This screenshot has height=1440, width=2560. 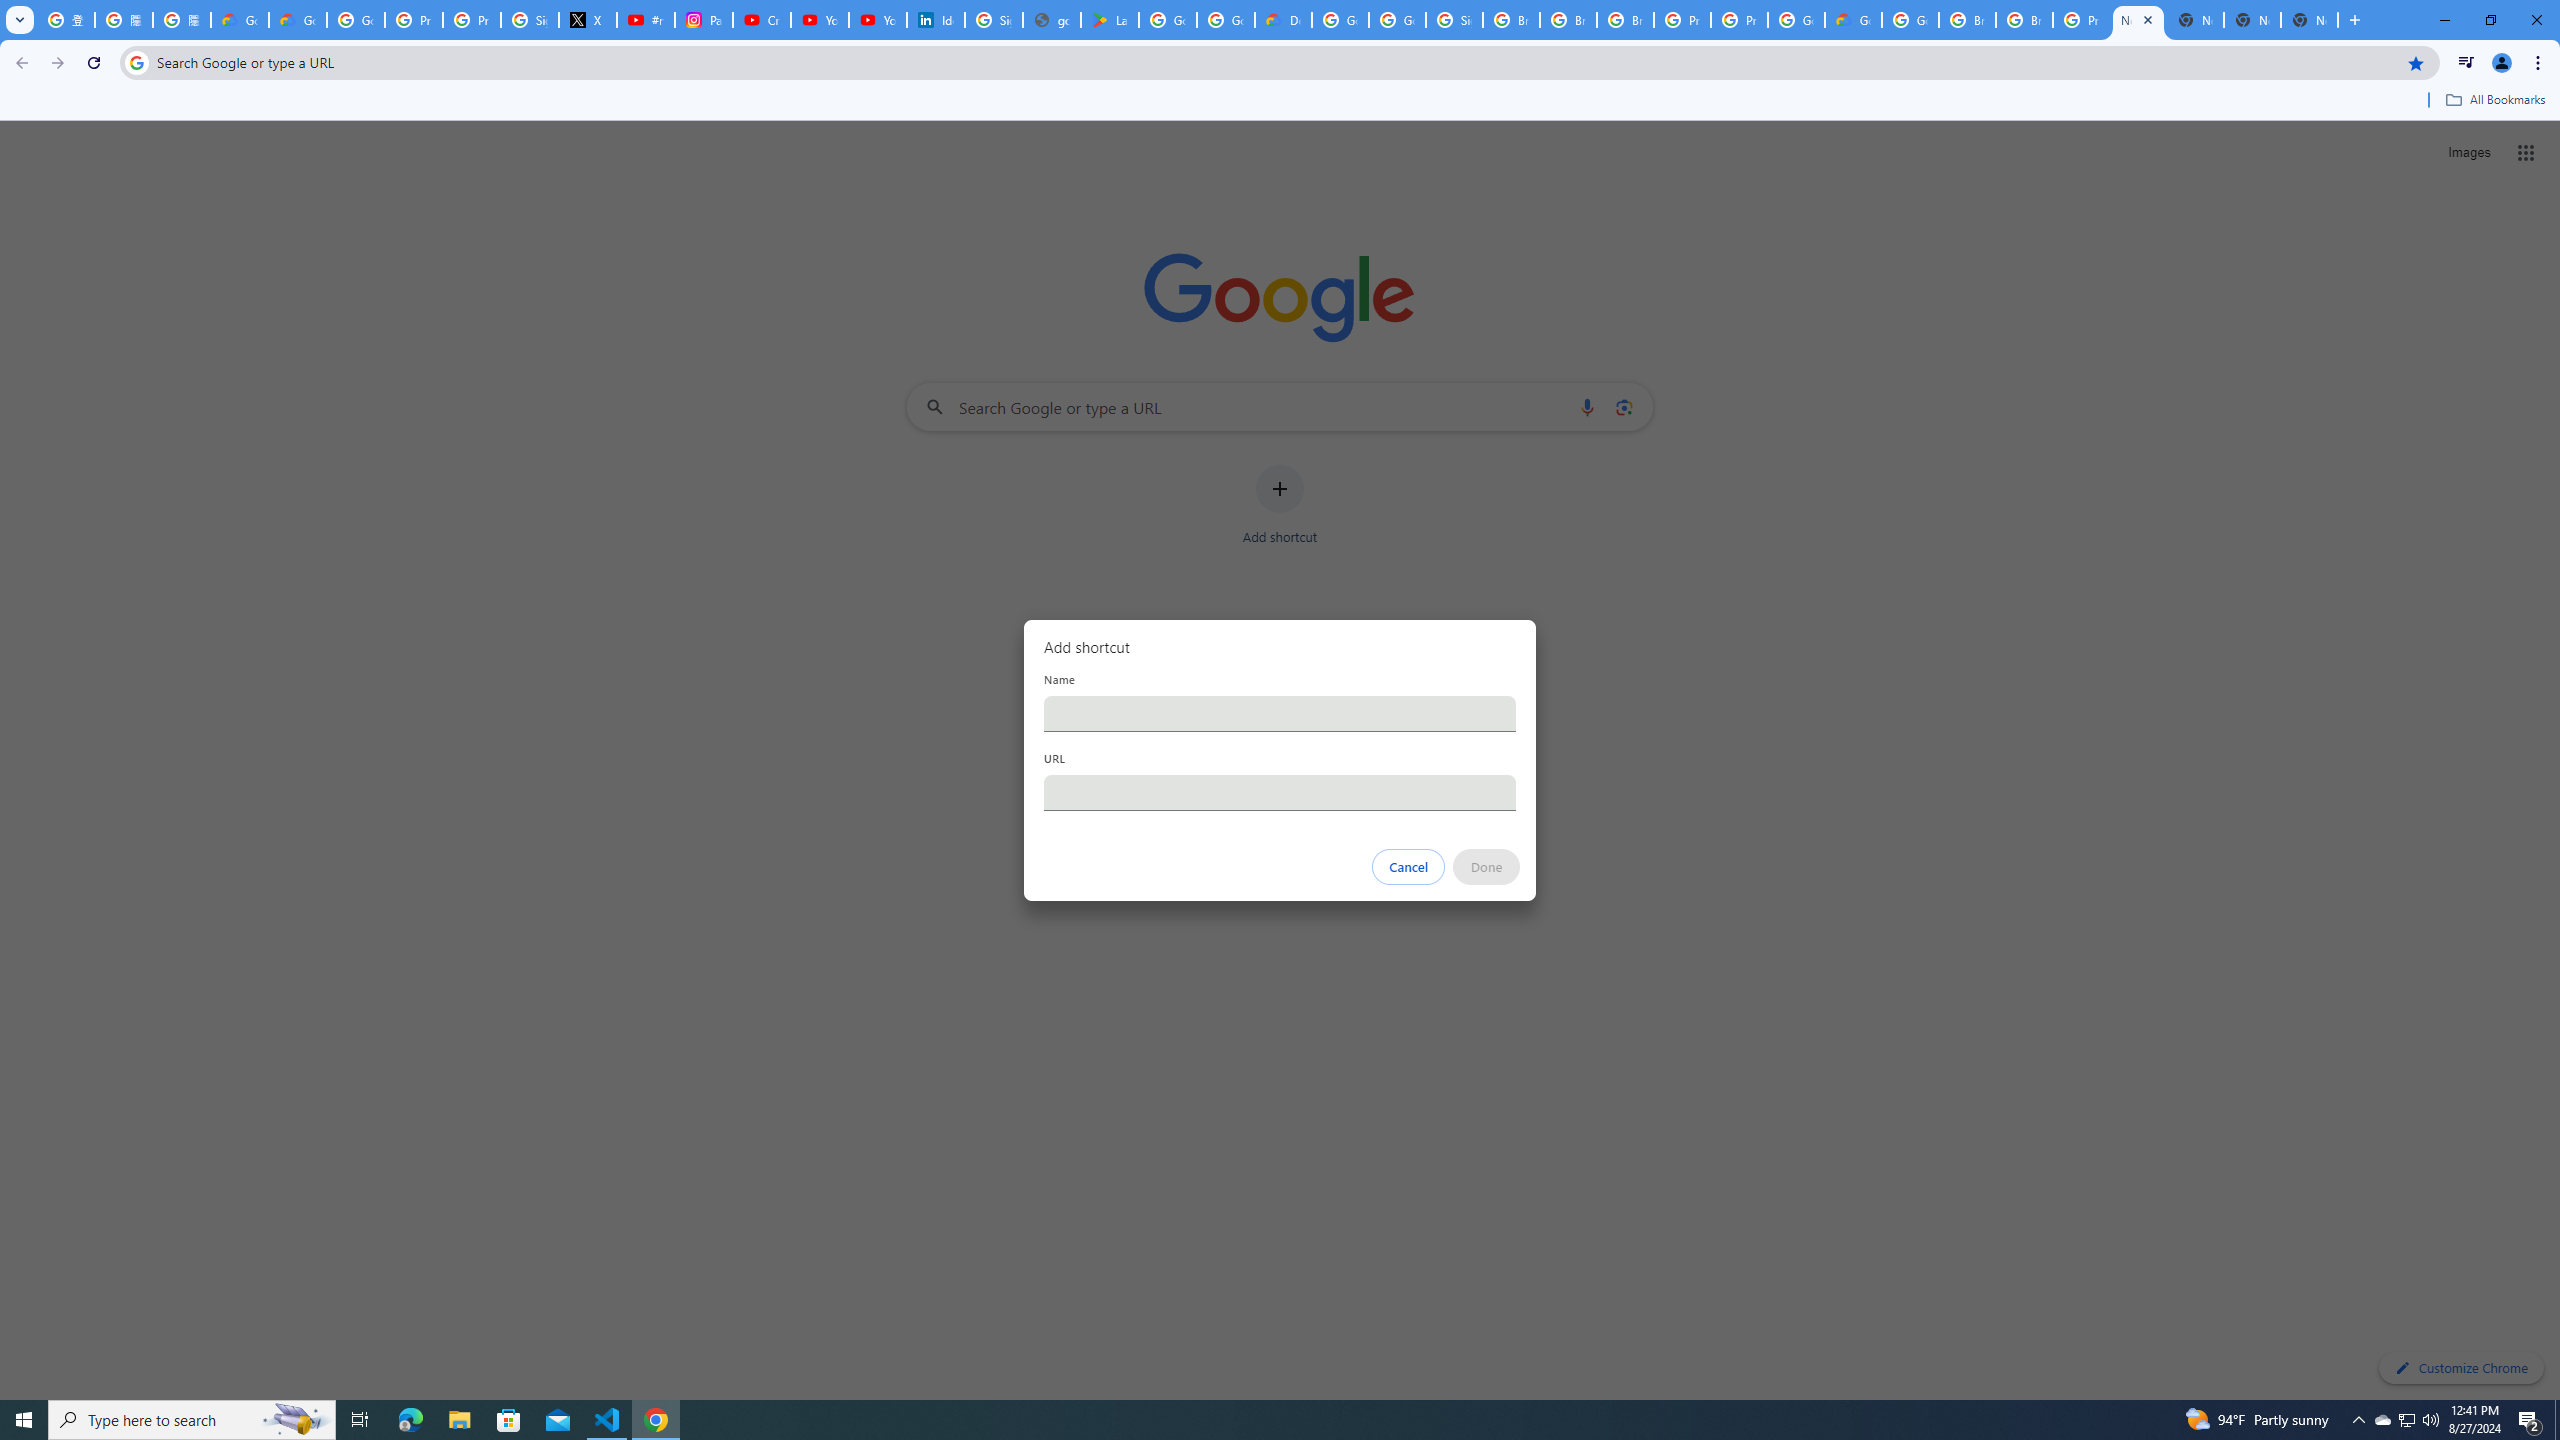 What do you see at coordinates (1852, 19) in the screenshot?
I see `'Google Cloud Estimate Summary'` at bounding box center [1852, 19].